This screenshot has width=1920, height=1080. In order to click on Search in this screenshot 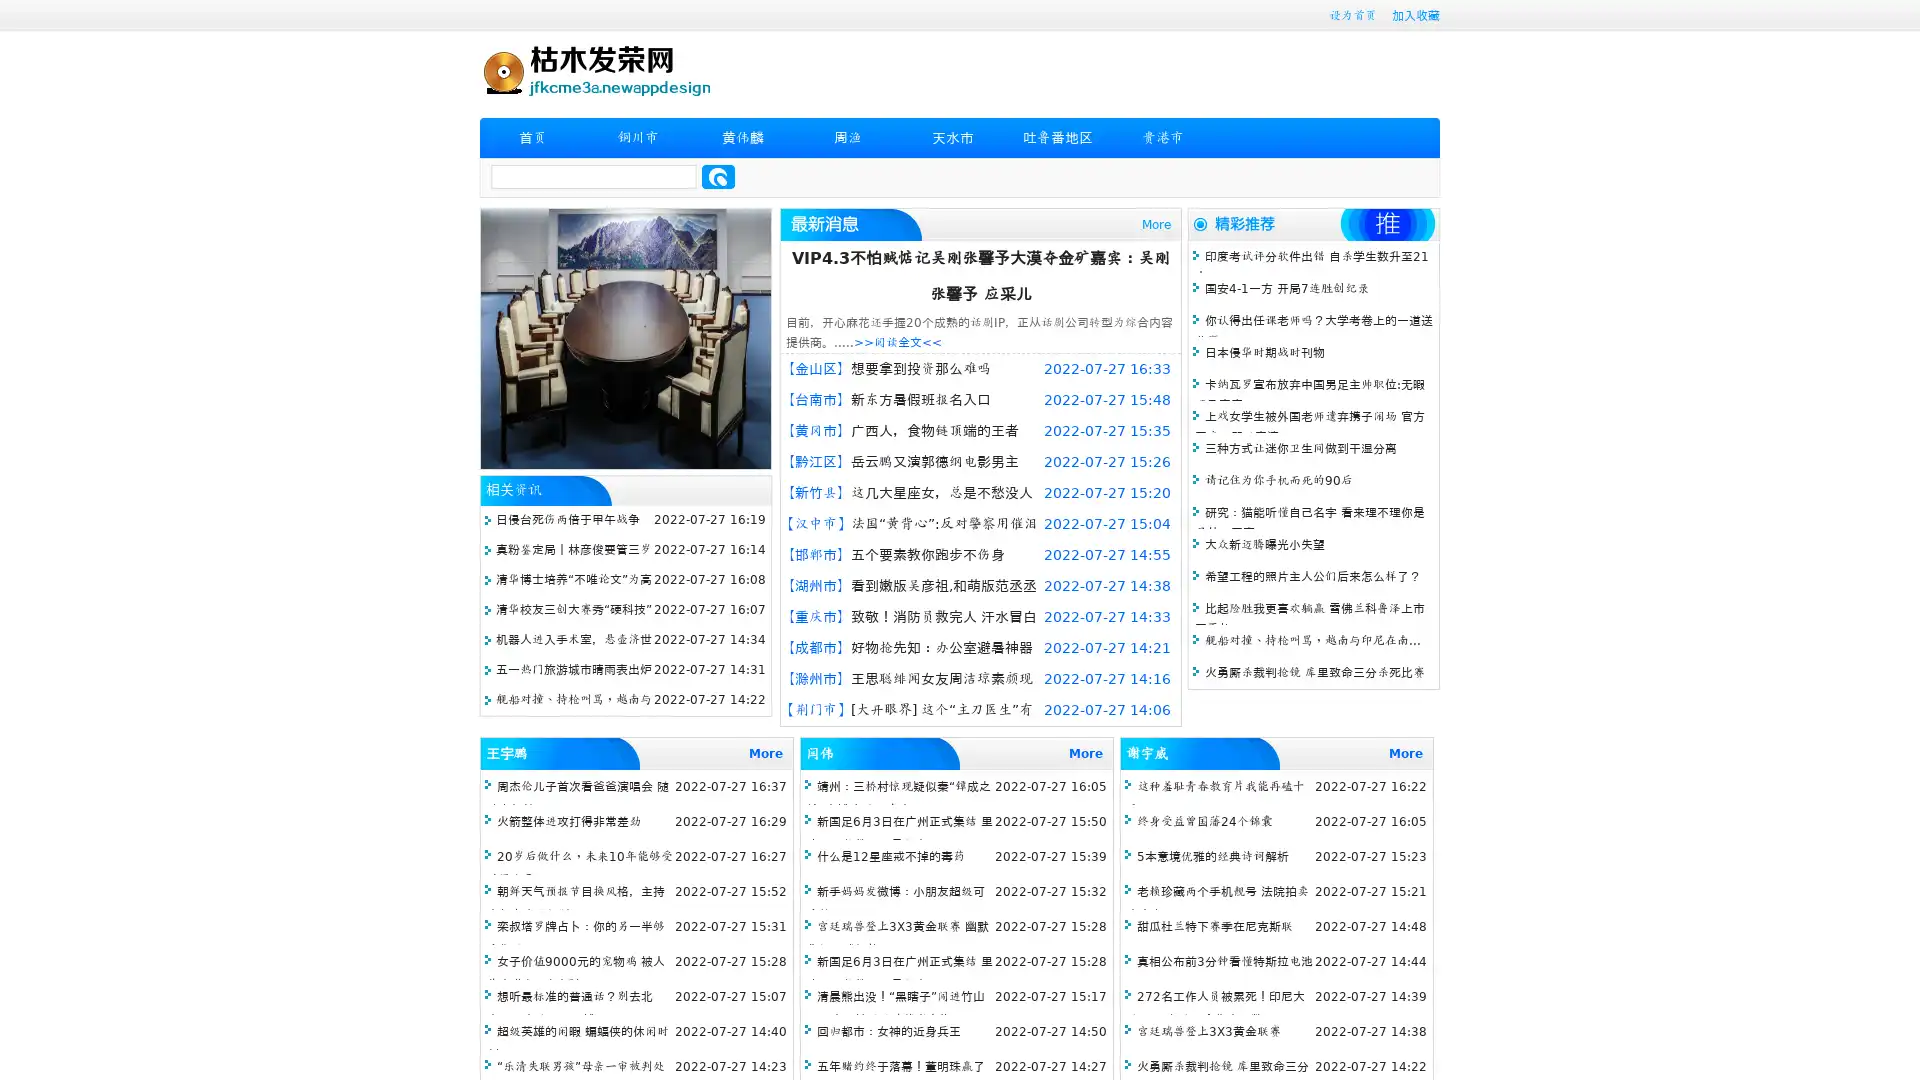, I will do `click(718, 176)`.